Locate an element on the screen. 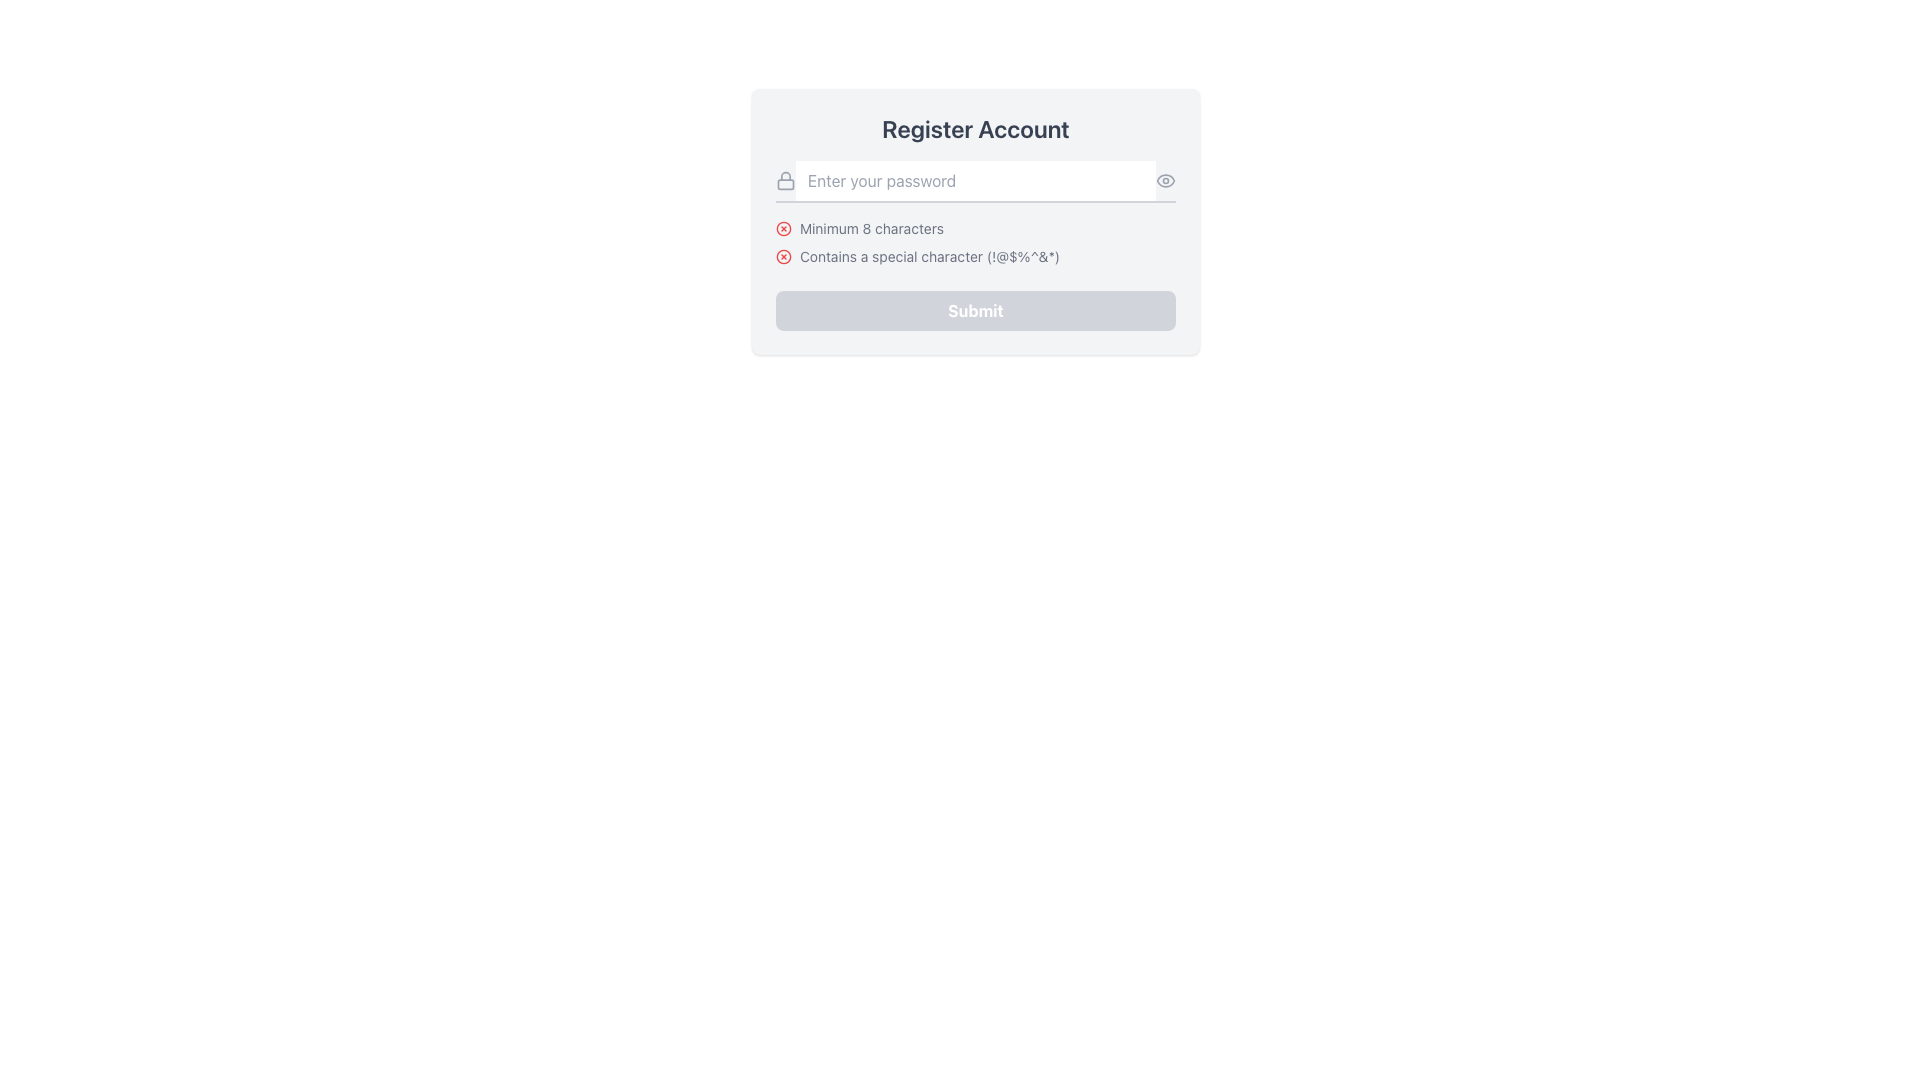  the password requirement feedback message indicating a minimum of 8 characters, located below the password entry input field is located at coordinates (975, 227).